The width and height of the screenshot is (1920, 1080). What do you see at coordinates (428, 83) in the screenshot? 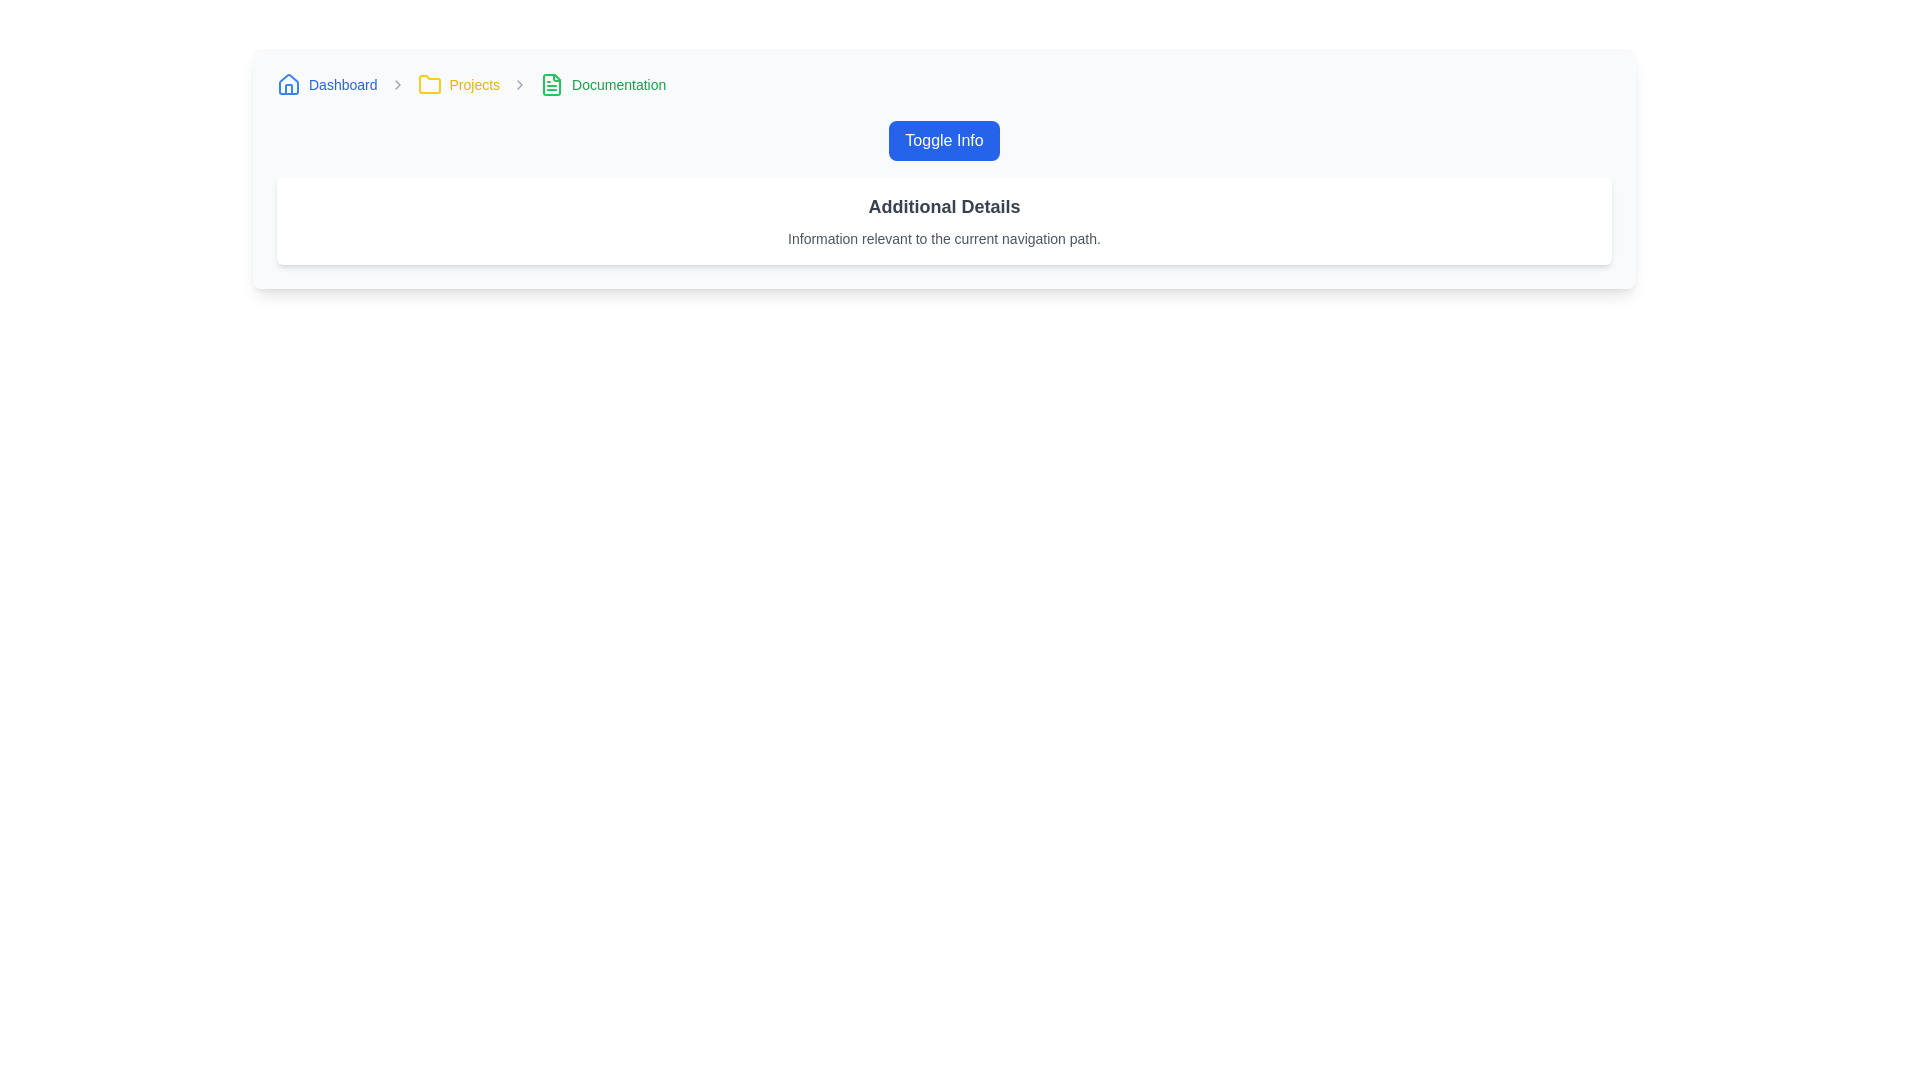
I see `the yellow folder icon in the breadcrumb navigation bar` at bounding box center [428, 83].